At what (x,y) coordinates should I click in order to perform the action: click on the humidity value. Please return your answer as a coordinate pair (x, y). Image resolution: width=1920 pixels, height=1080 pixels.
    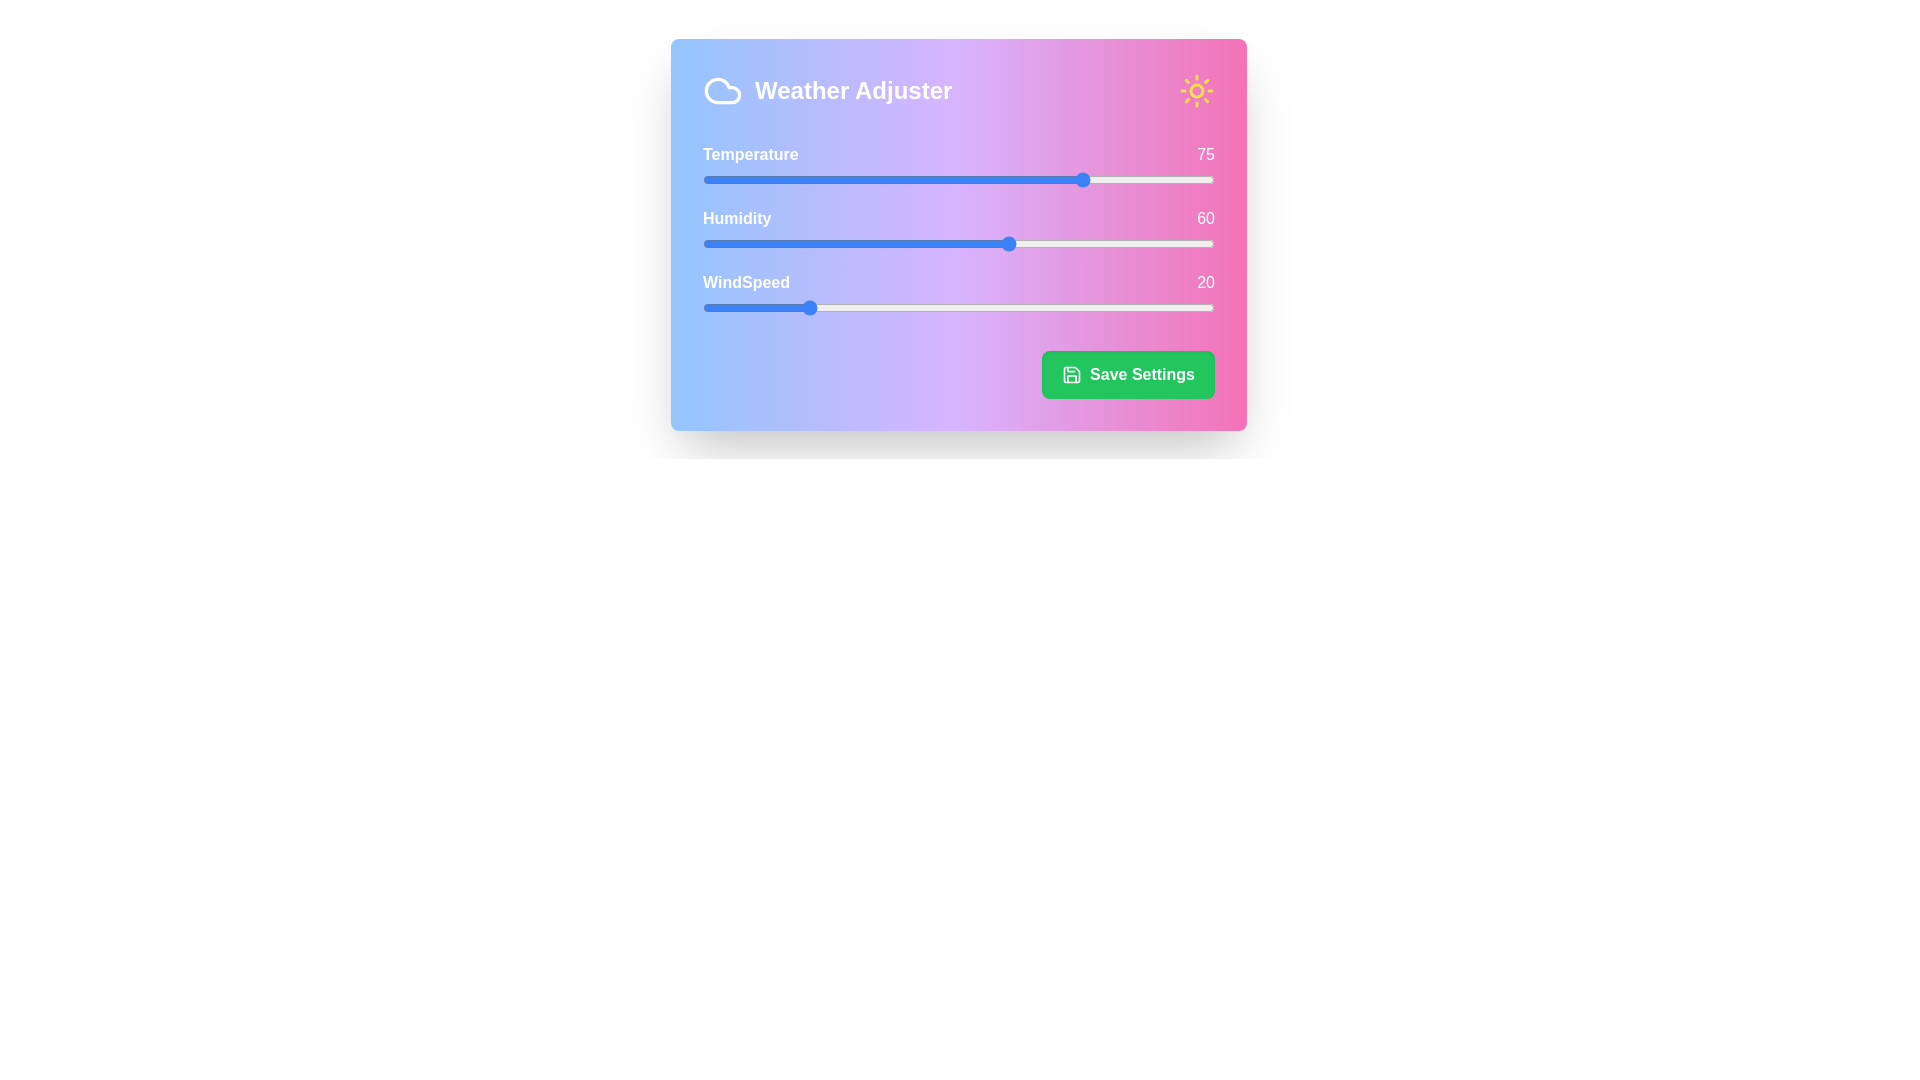
    Looking at the image, I should click on (1153, 242).